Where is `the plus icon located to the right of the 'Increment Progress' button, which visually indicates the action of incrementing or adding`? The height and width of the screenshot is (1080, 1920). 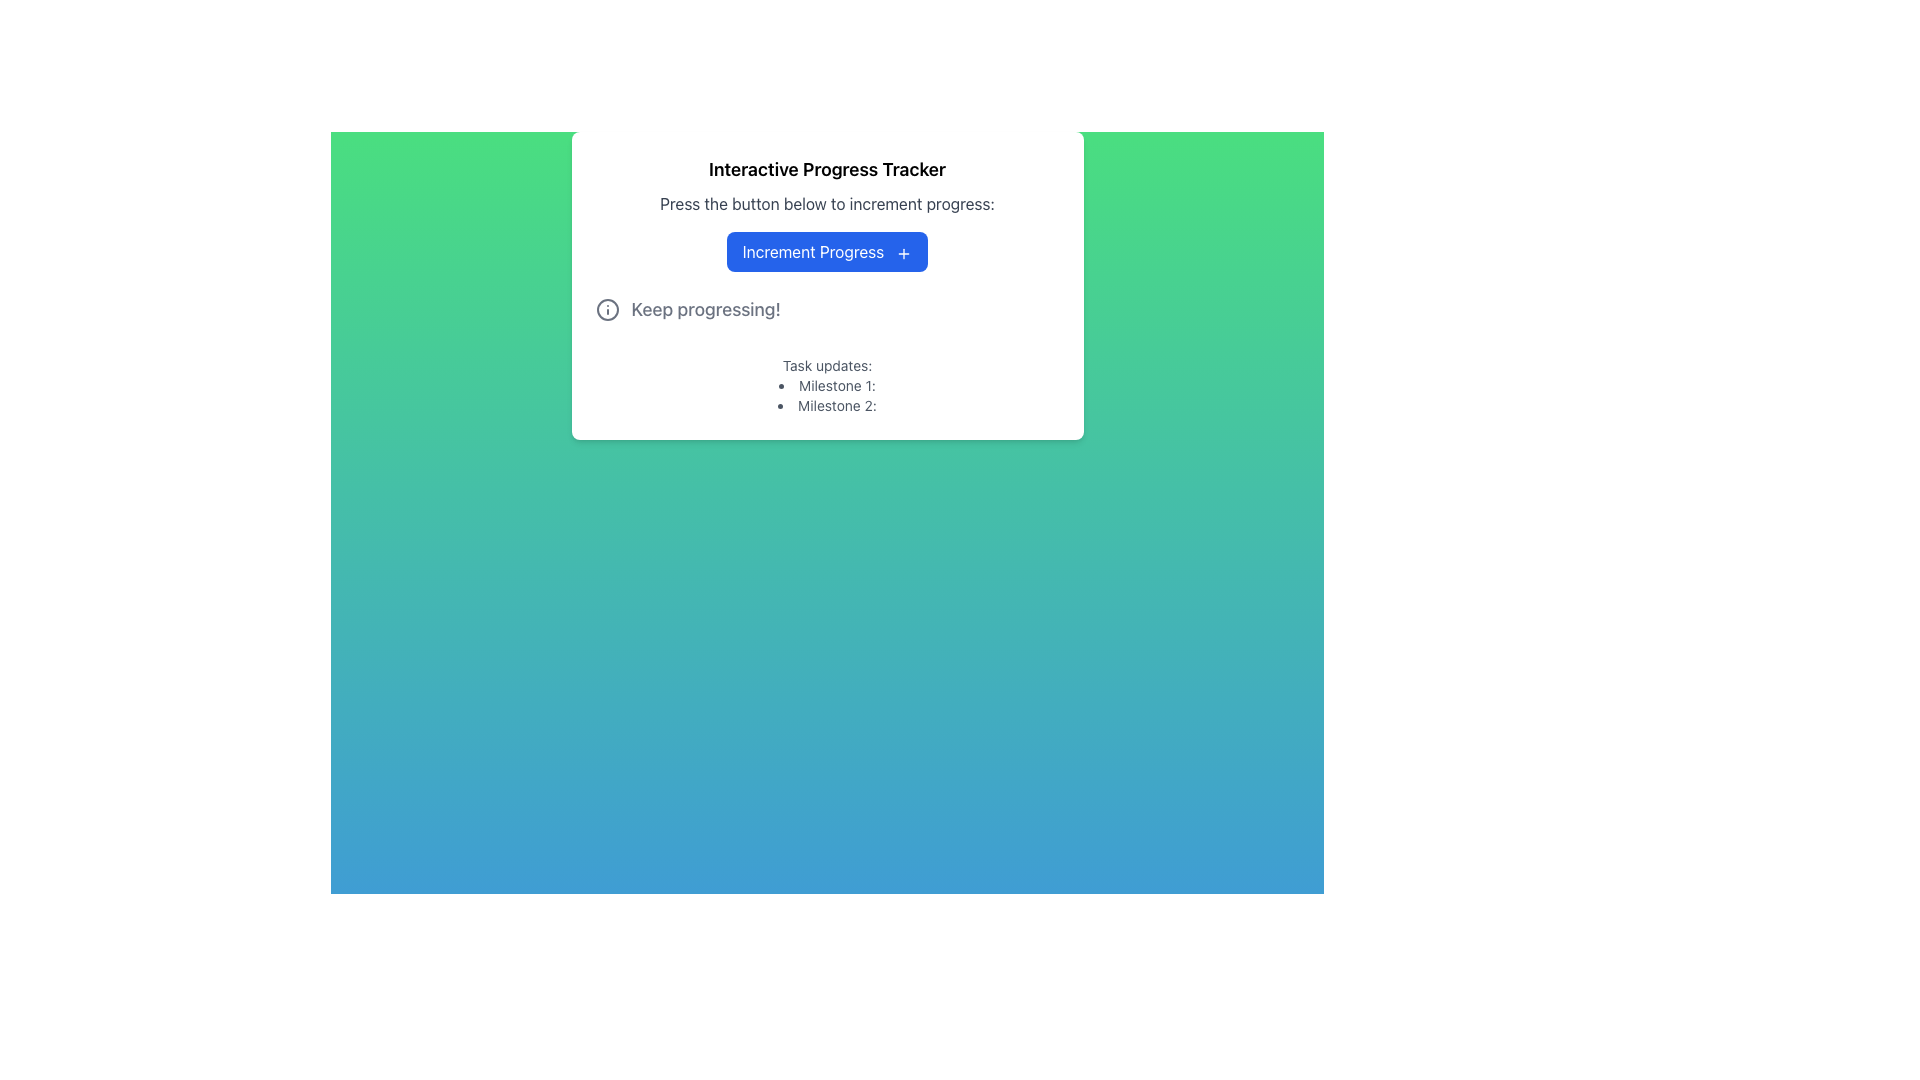 the plus icon located to the right of the 'Increment Progress' button, which visually indicates the action of incrementing or adding is located at coordinates (903, 252).